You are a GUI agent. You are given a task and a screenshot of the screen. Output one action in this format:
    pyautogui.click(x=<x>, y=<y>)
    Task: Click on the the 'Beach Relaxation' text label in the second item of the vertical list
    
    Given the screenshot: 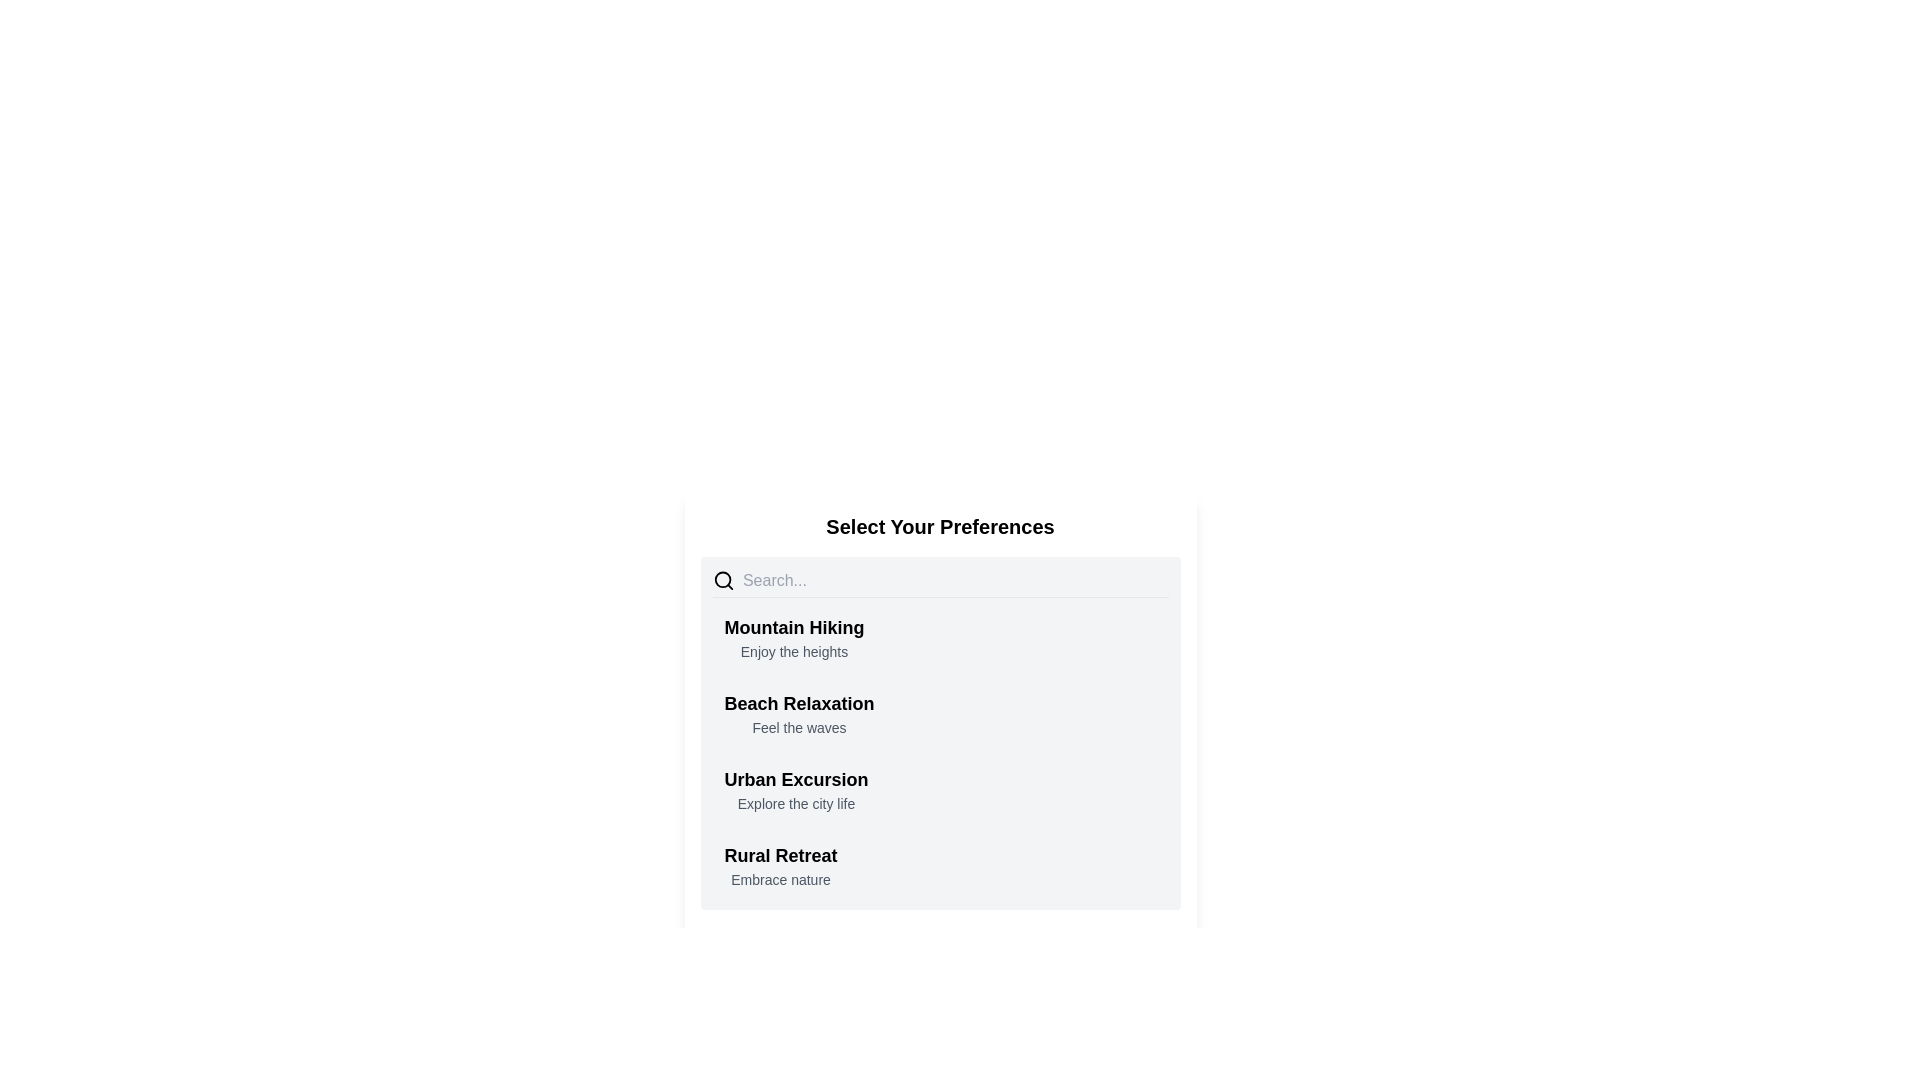 What is the action you would take?
    pyautogui.click(x=798, y=712)
    